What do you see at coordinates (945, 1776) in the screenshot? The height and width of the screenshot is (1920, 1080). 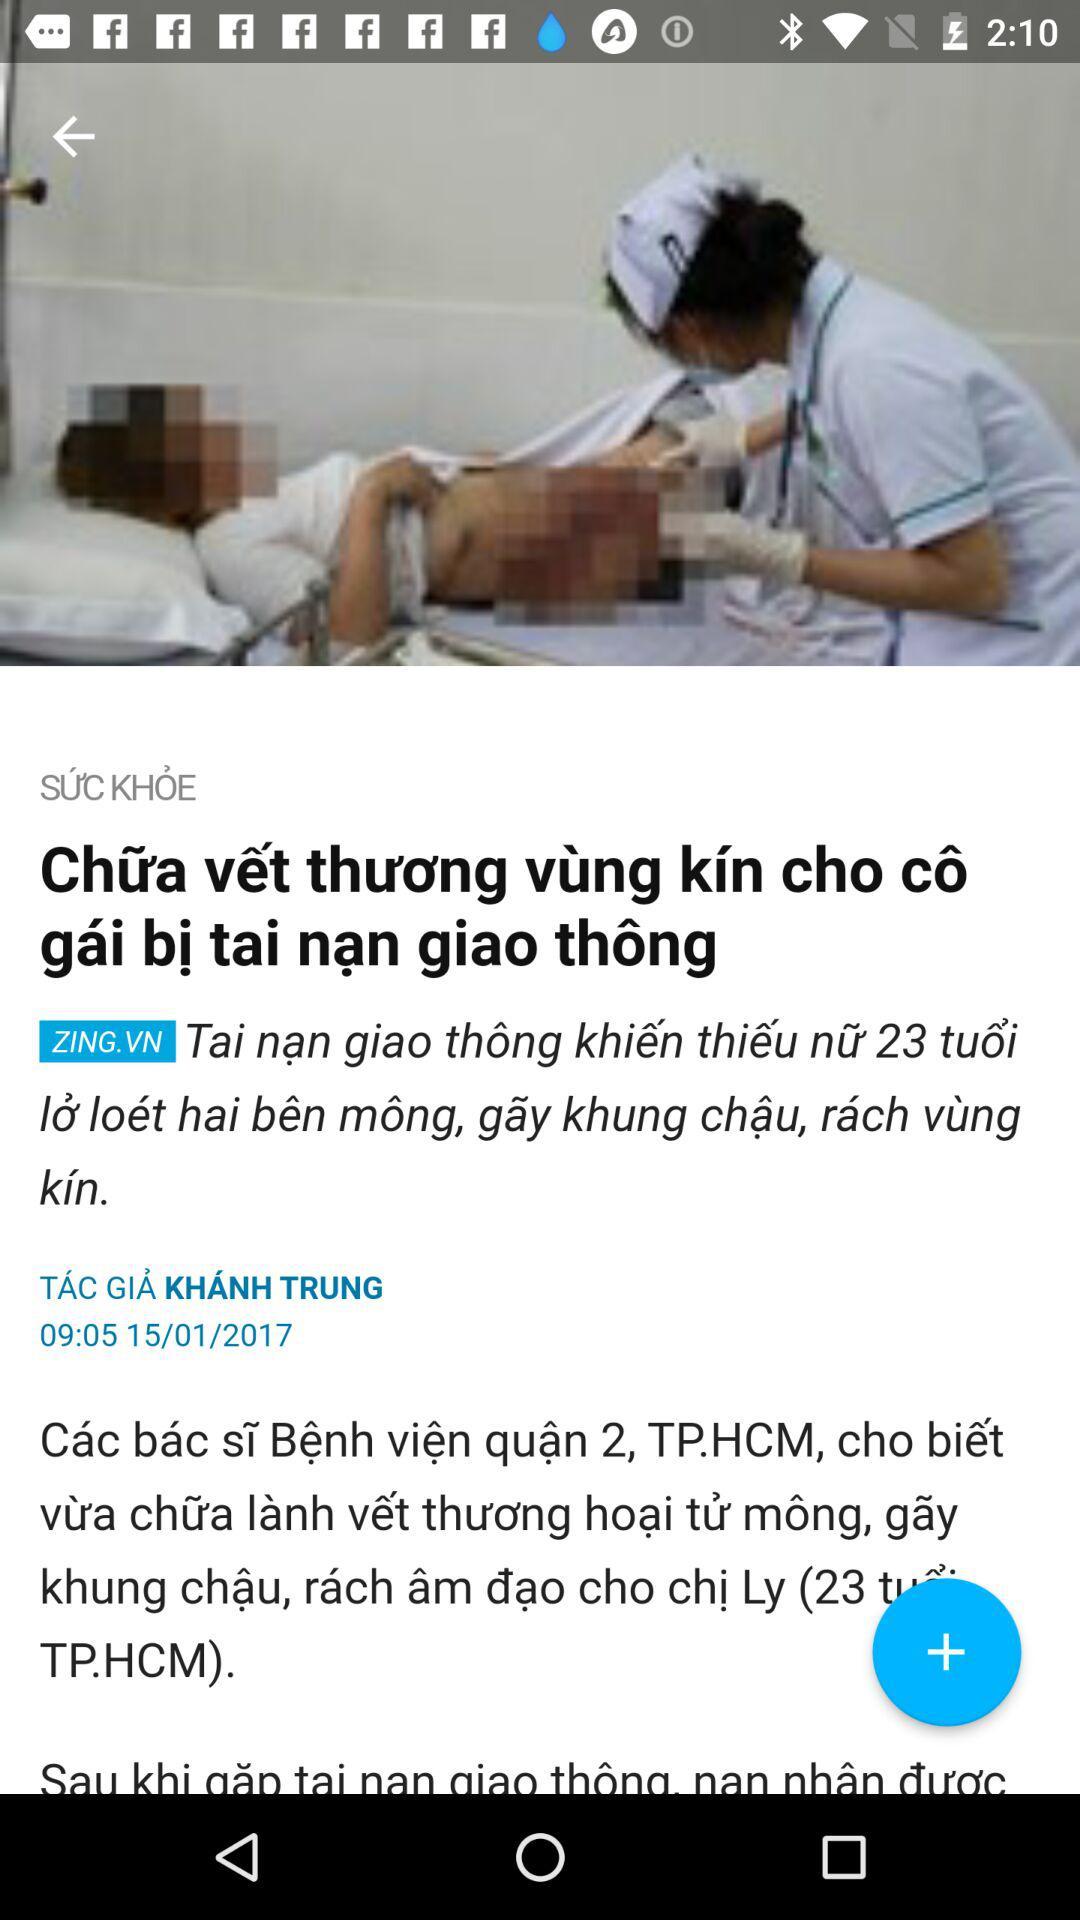 I see `the add icon` at bounding box center [945, 1776].